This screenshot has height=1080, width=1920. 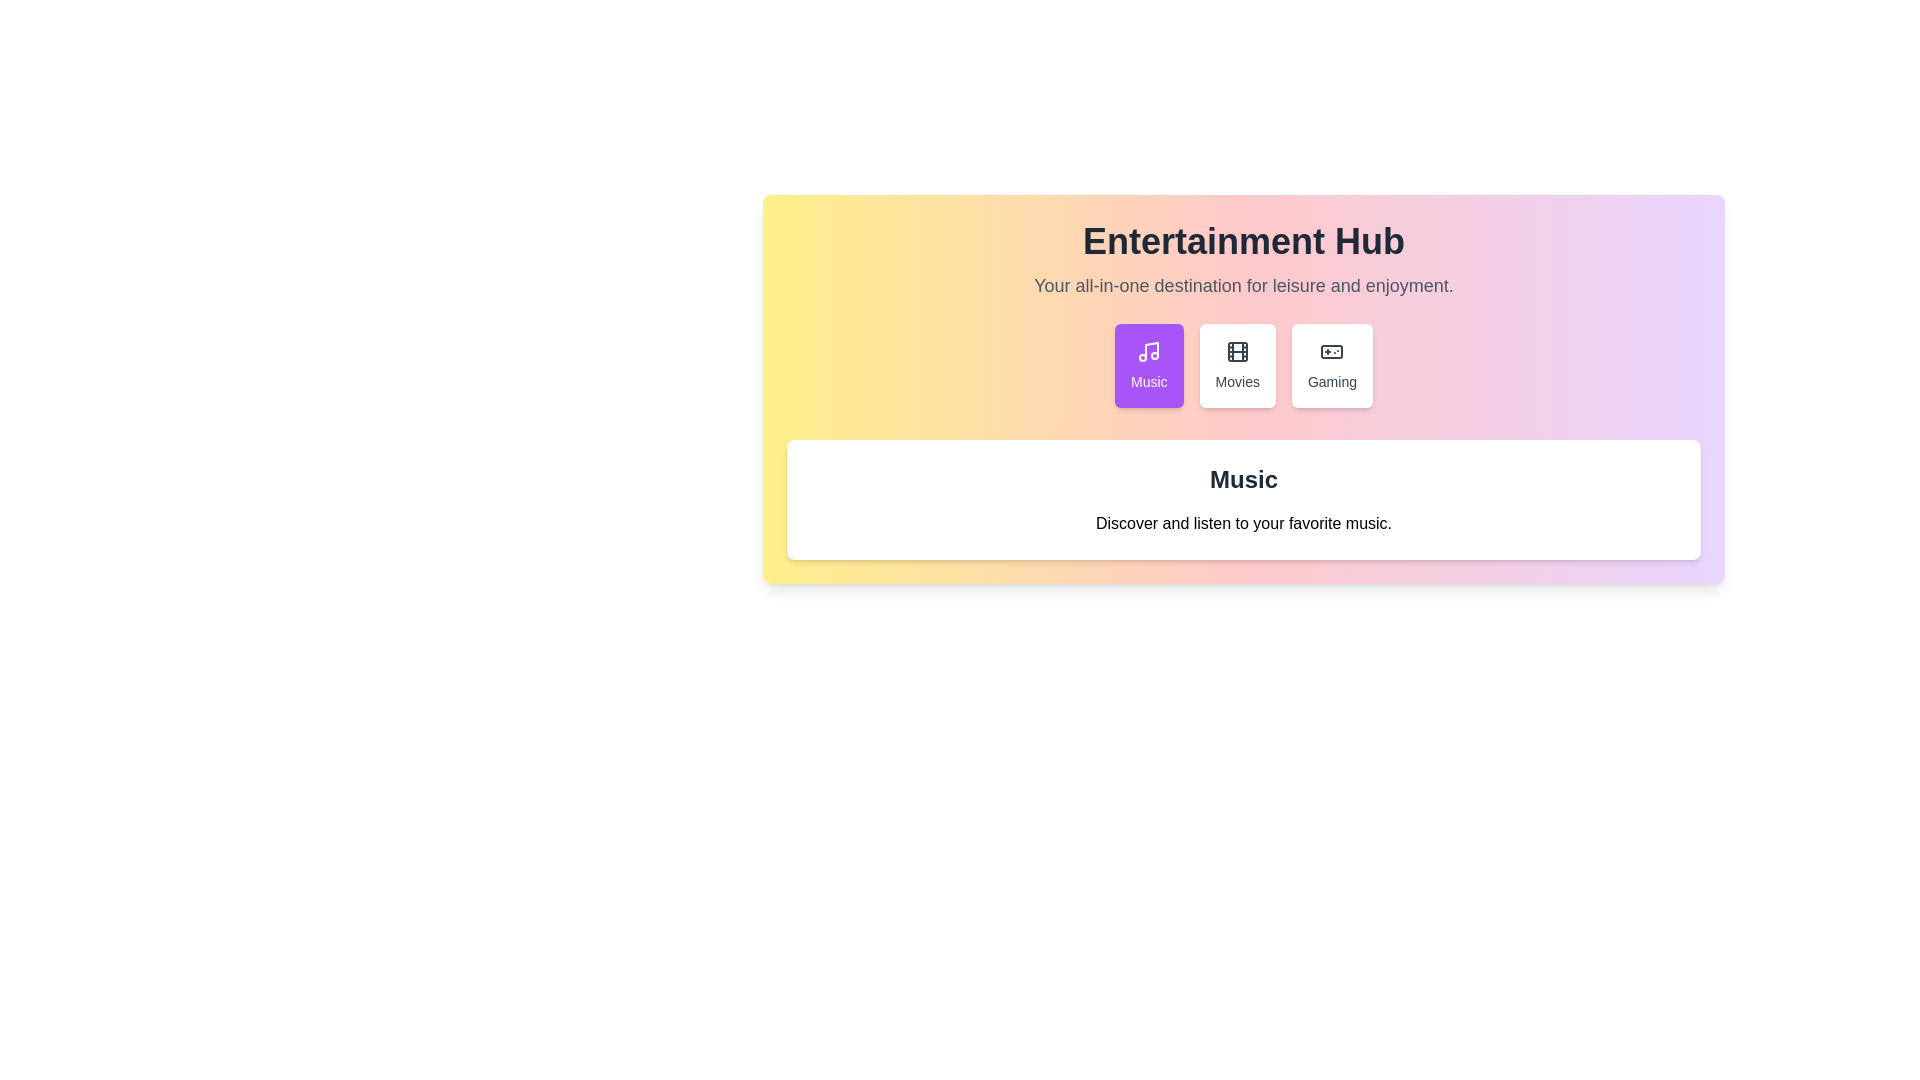 I want to click on the Heading text displaying 'Music', which is styled with a large font size and bold weight, located at the top center of the card component, so click(x=1242, y=479).